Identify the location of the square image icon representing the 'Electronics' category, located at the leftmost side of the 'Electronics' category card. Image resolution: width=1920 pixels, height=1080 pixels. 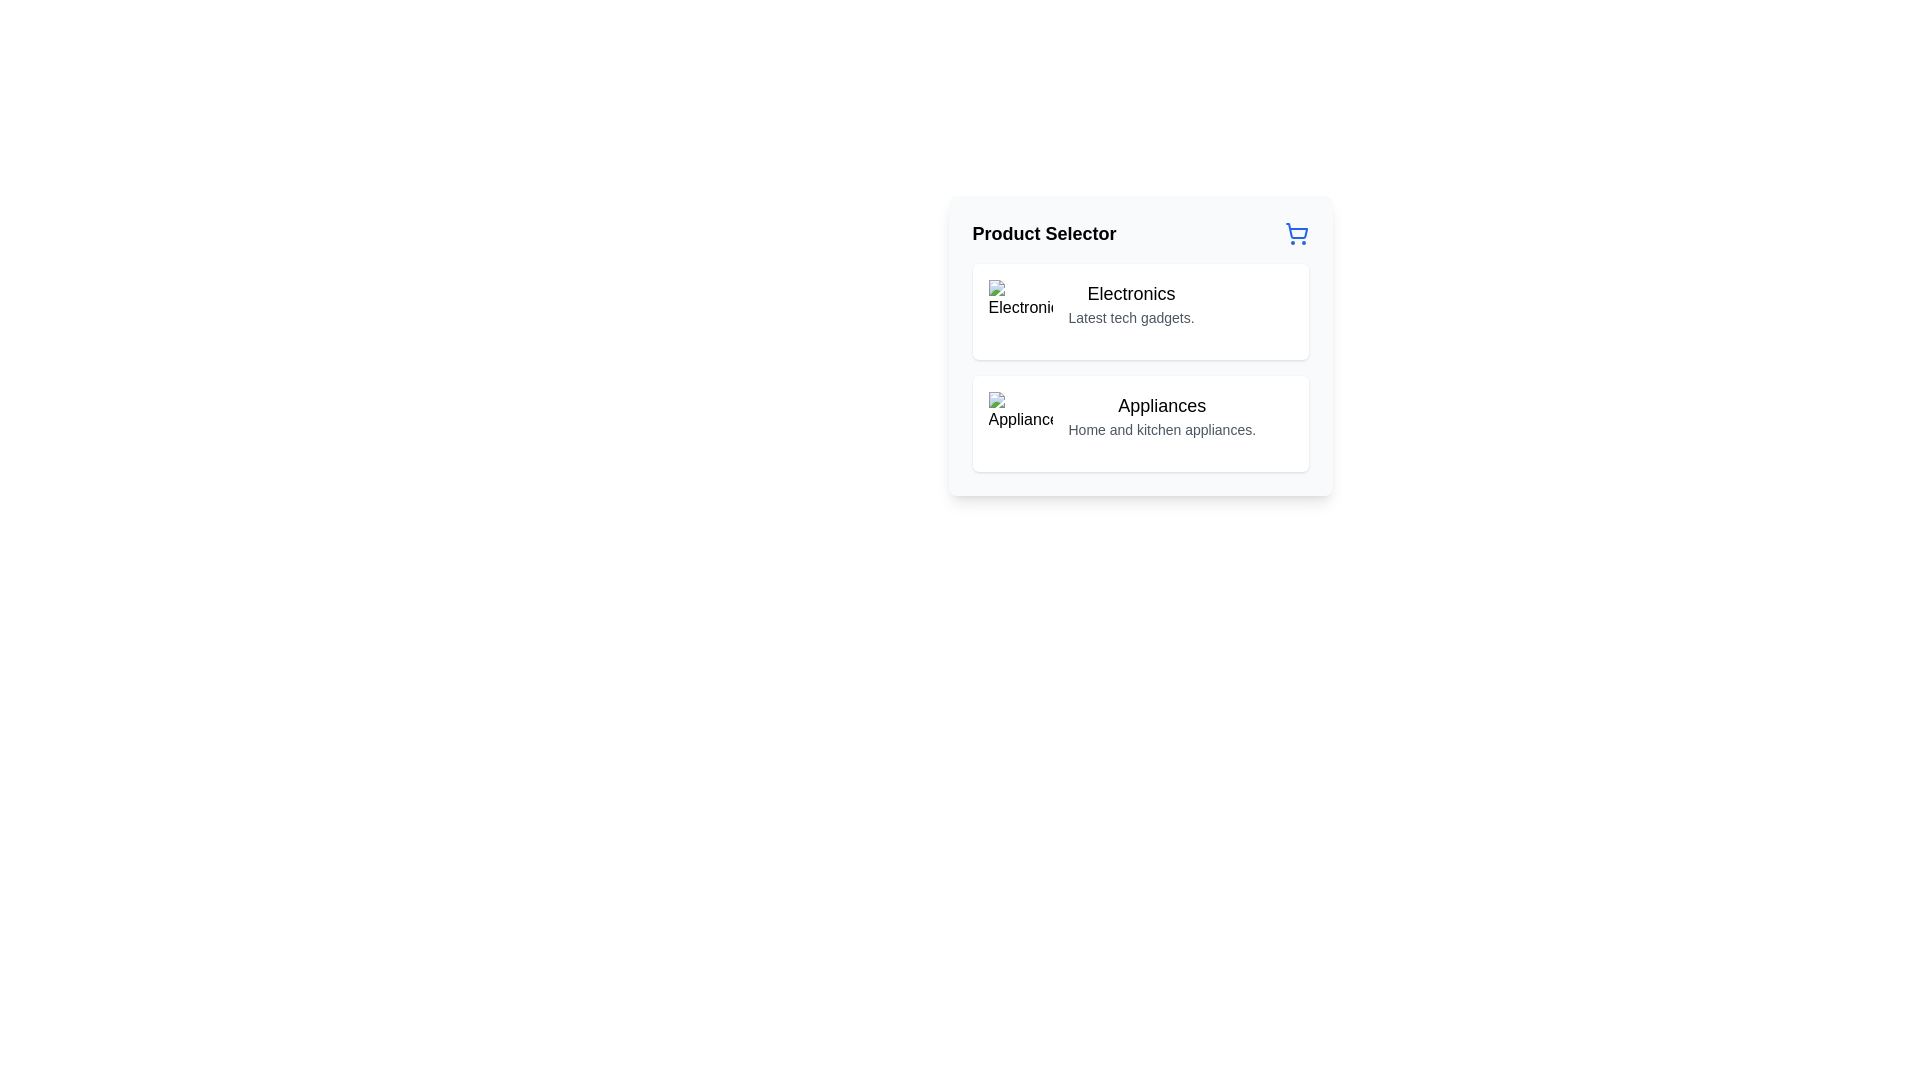
(1020, 312).